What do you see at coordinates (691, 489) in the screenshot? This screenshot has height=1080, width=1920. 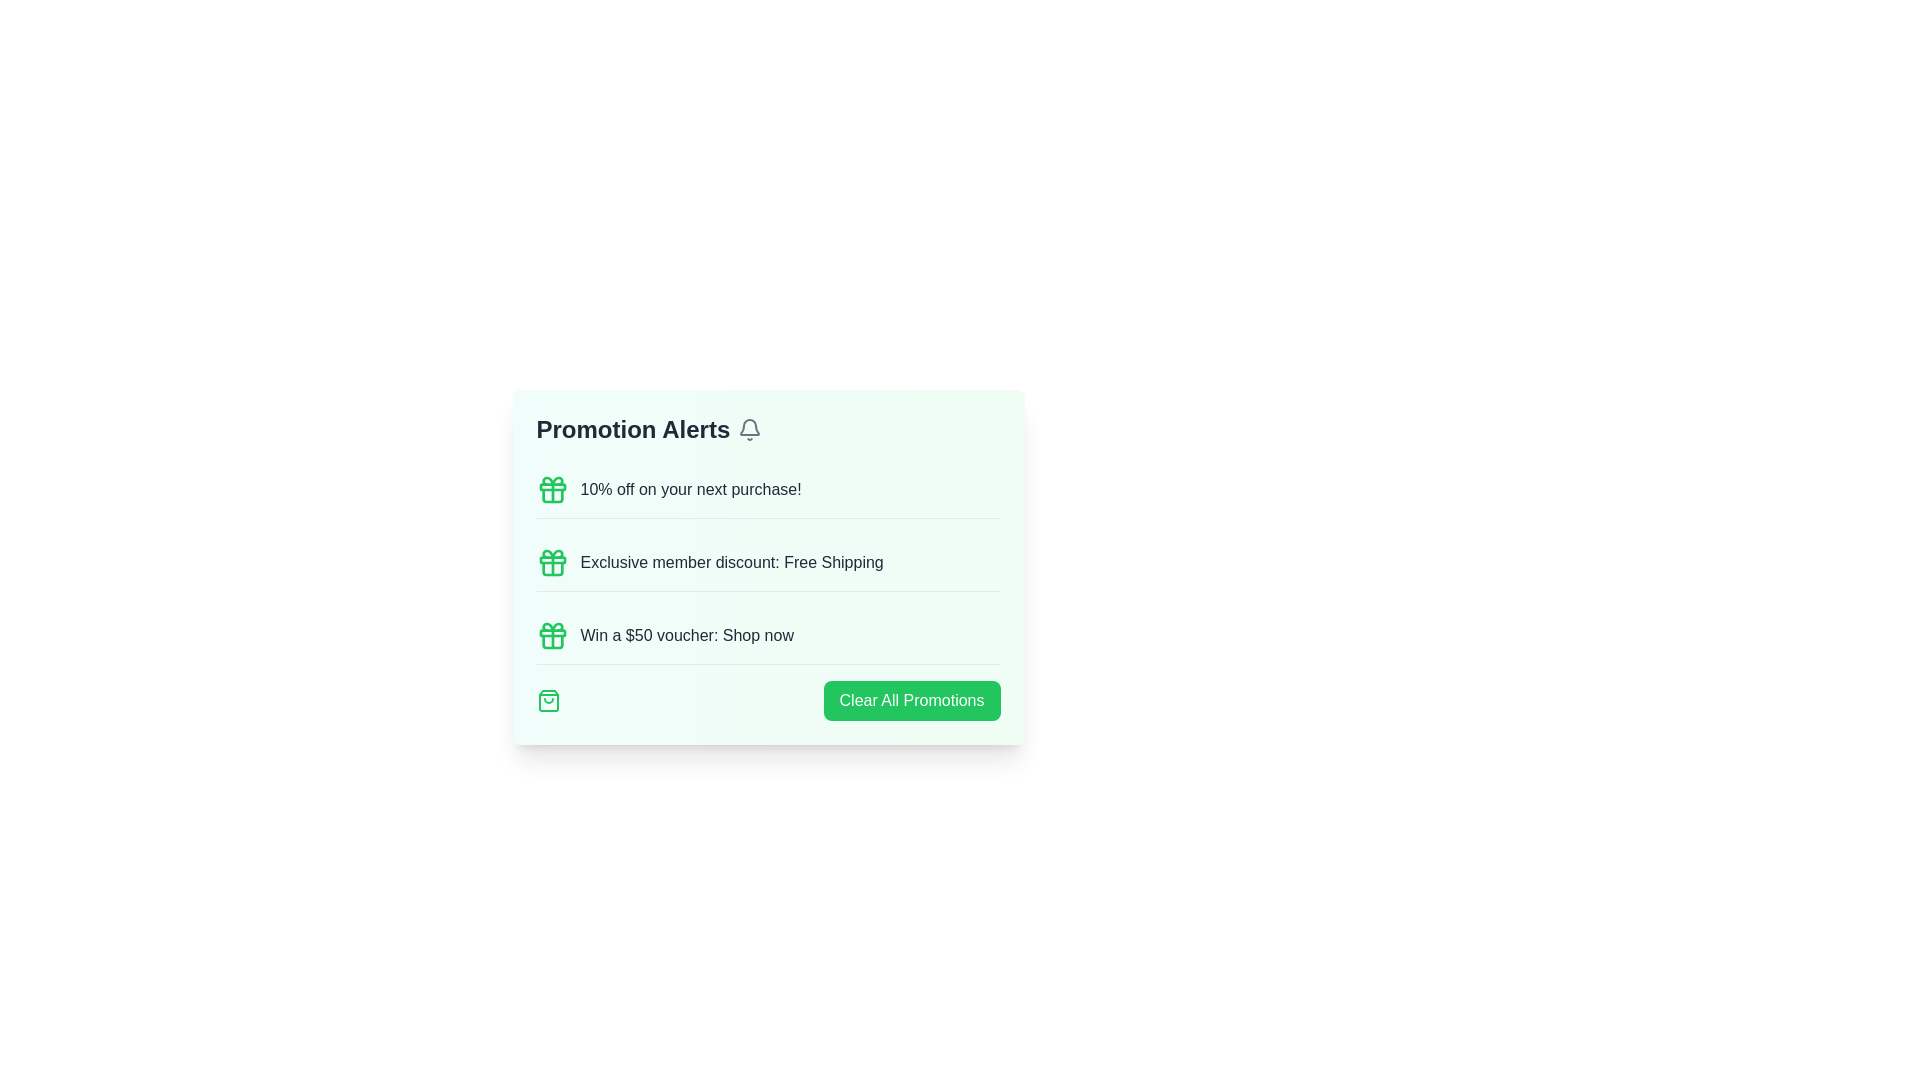 I see `the text label stating '10% off on your next purchase!' which is the first entry in the 'Promotion Alerts' section, positioned to the right of the green gift icon` at bounding box center [691, 489].